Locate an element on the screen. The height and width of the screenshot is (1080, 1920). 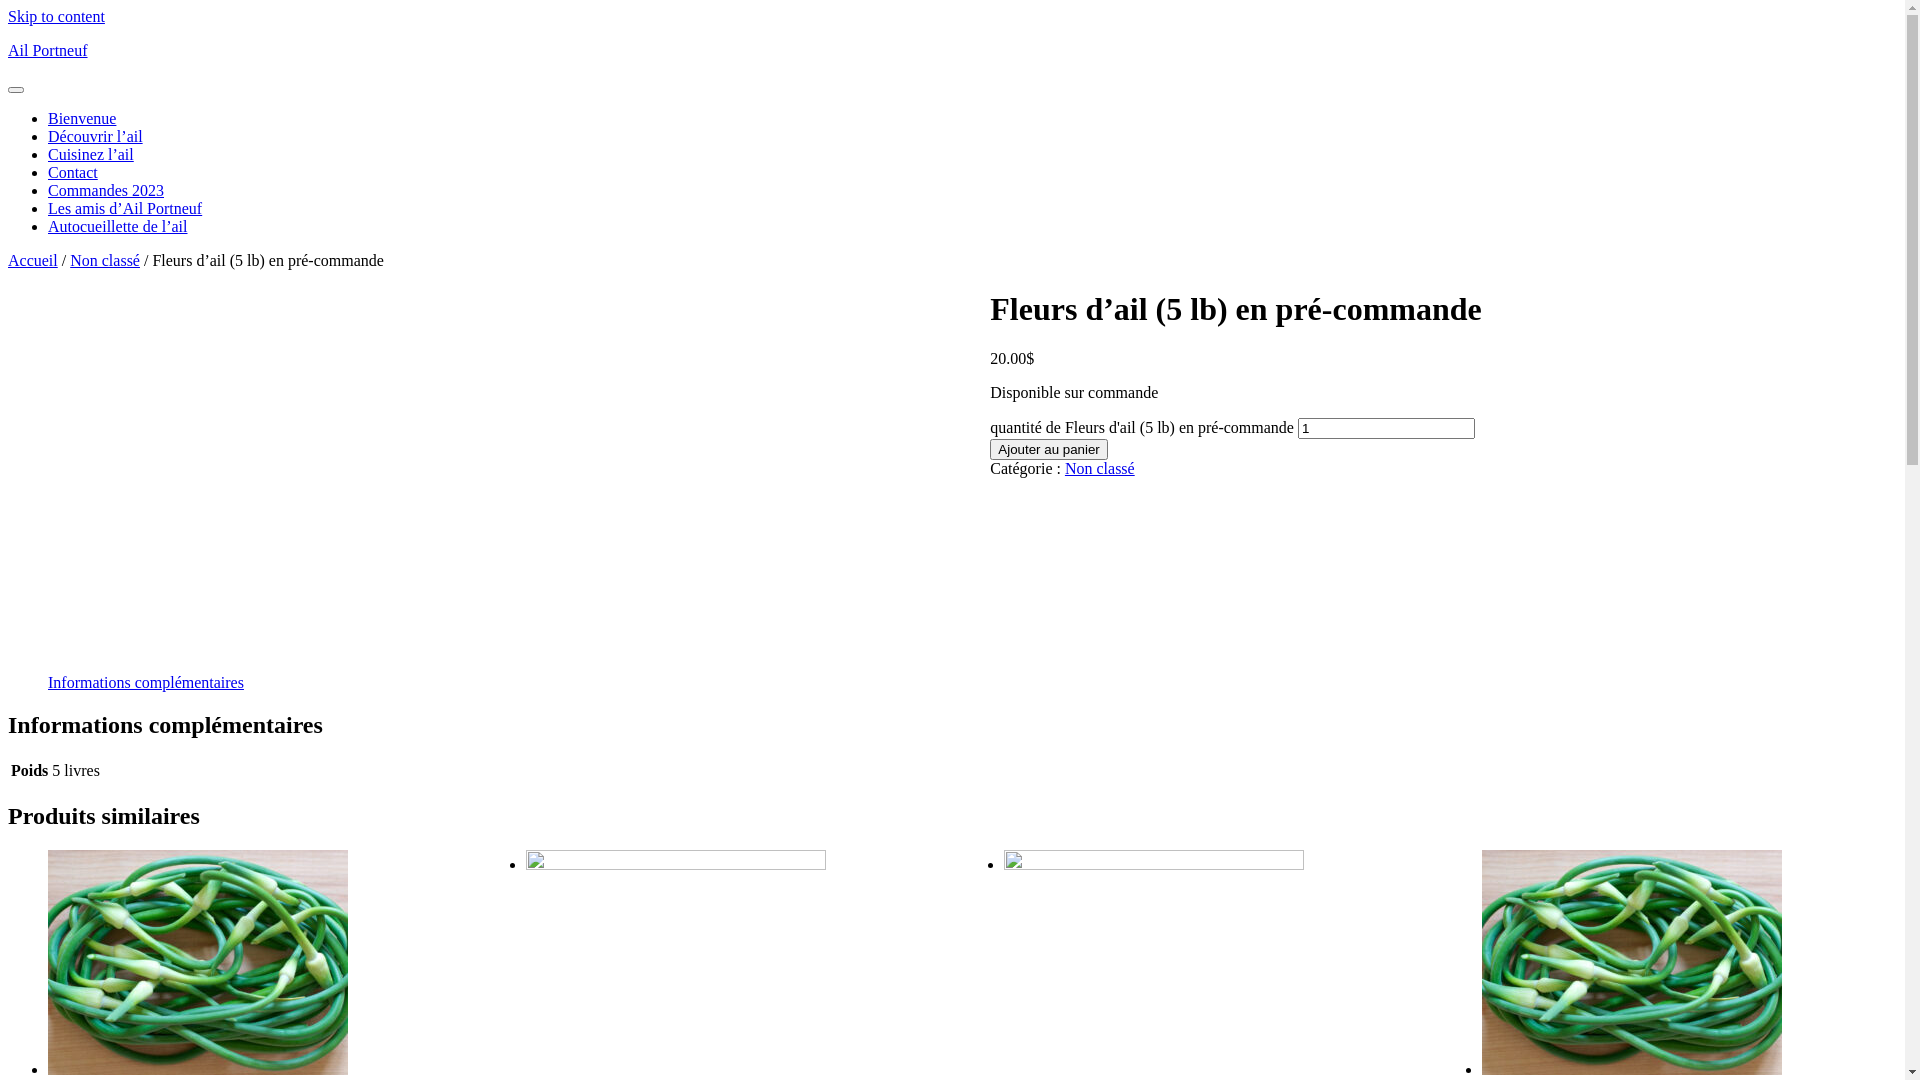
'Ail Portneuf' is located at coordinates (48, 49).